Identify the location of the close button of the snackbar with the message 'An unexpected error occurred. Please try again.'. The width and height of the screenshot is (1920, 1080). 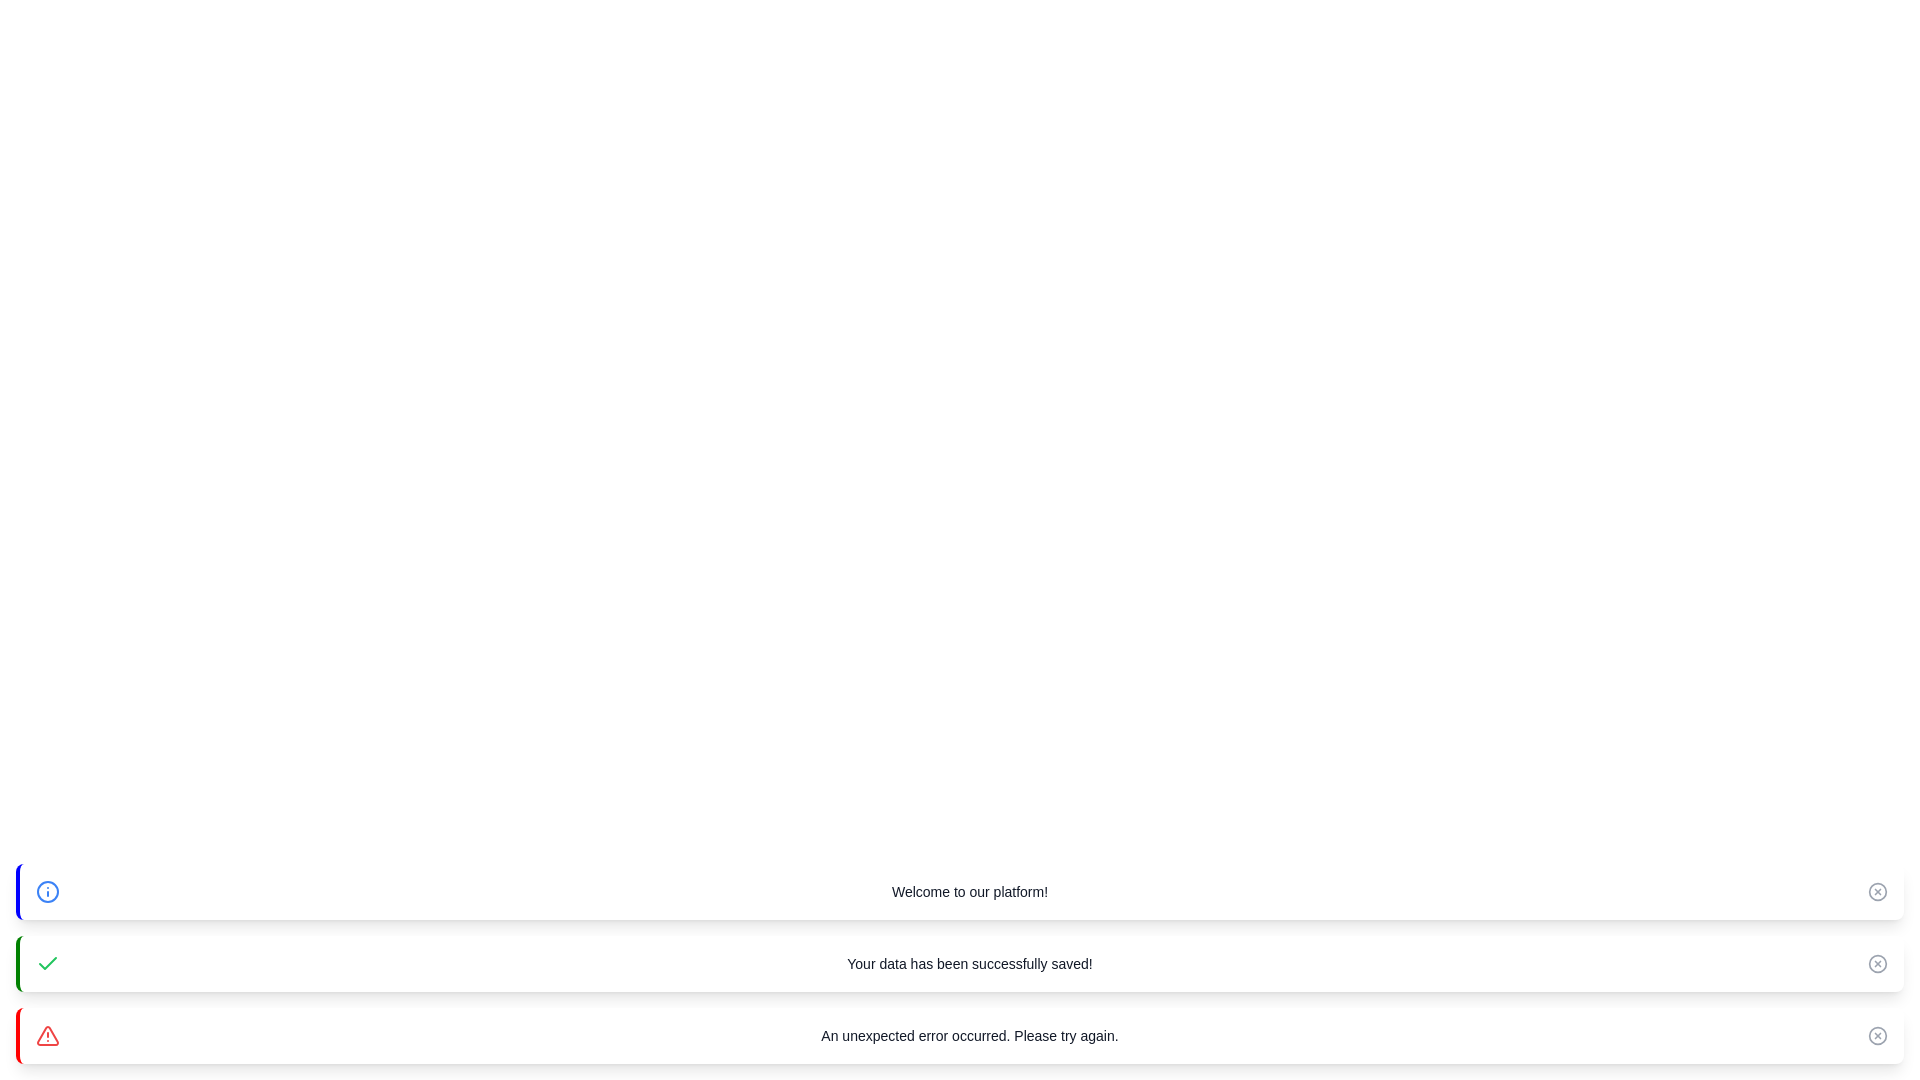
(1876, 1035).